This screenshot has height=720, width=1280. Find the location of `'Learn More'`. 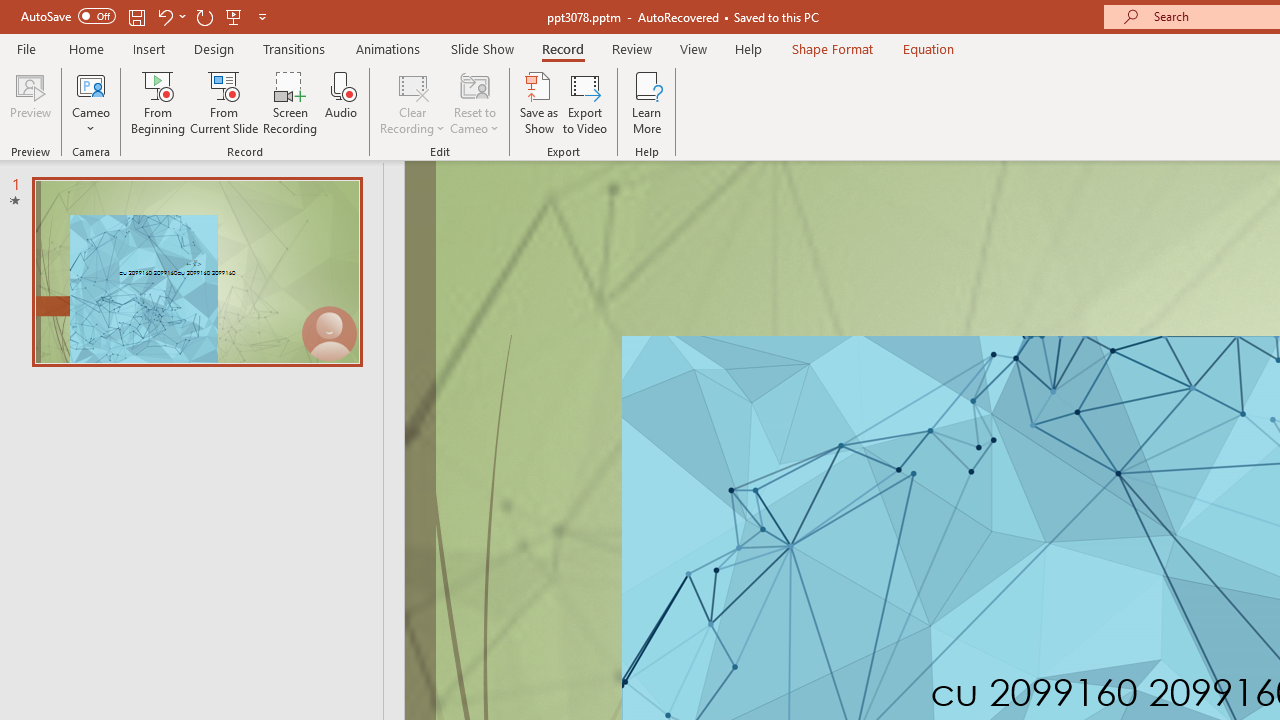

'Learn More' is located at coordinates (647, 103).